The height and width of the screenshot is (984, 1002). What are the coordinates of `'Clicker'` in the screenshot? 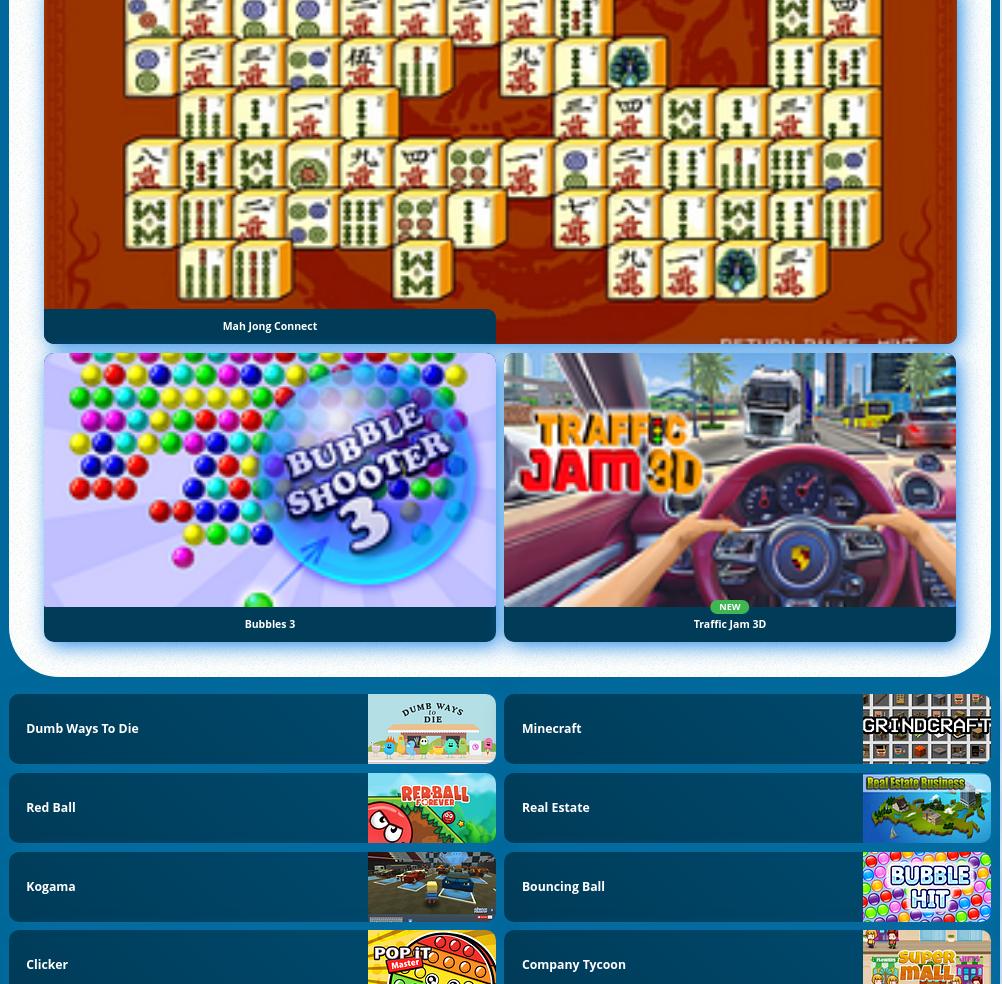 It's located at (46, 964).